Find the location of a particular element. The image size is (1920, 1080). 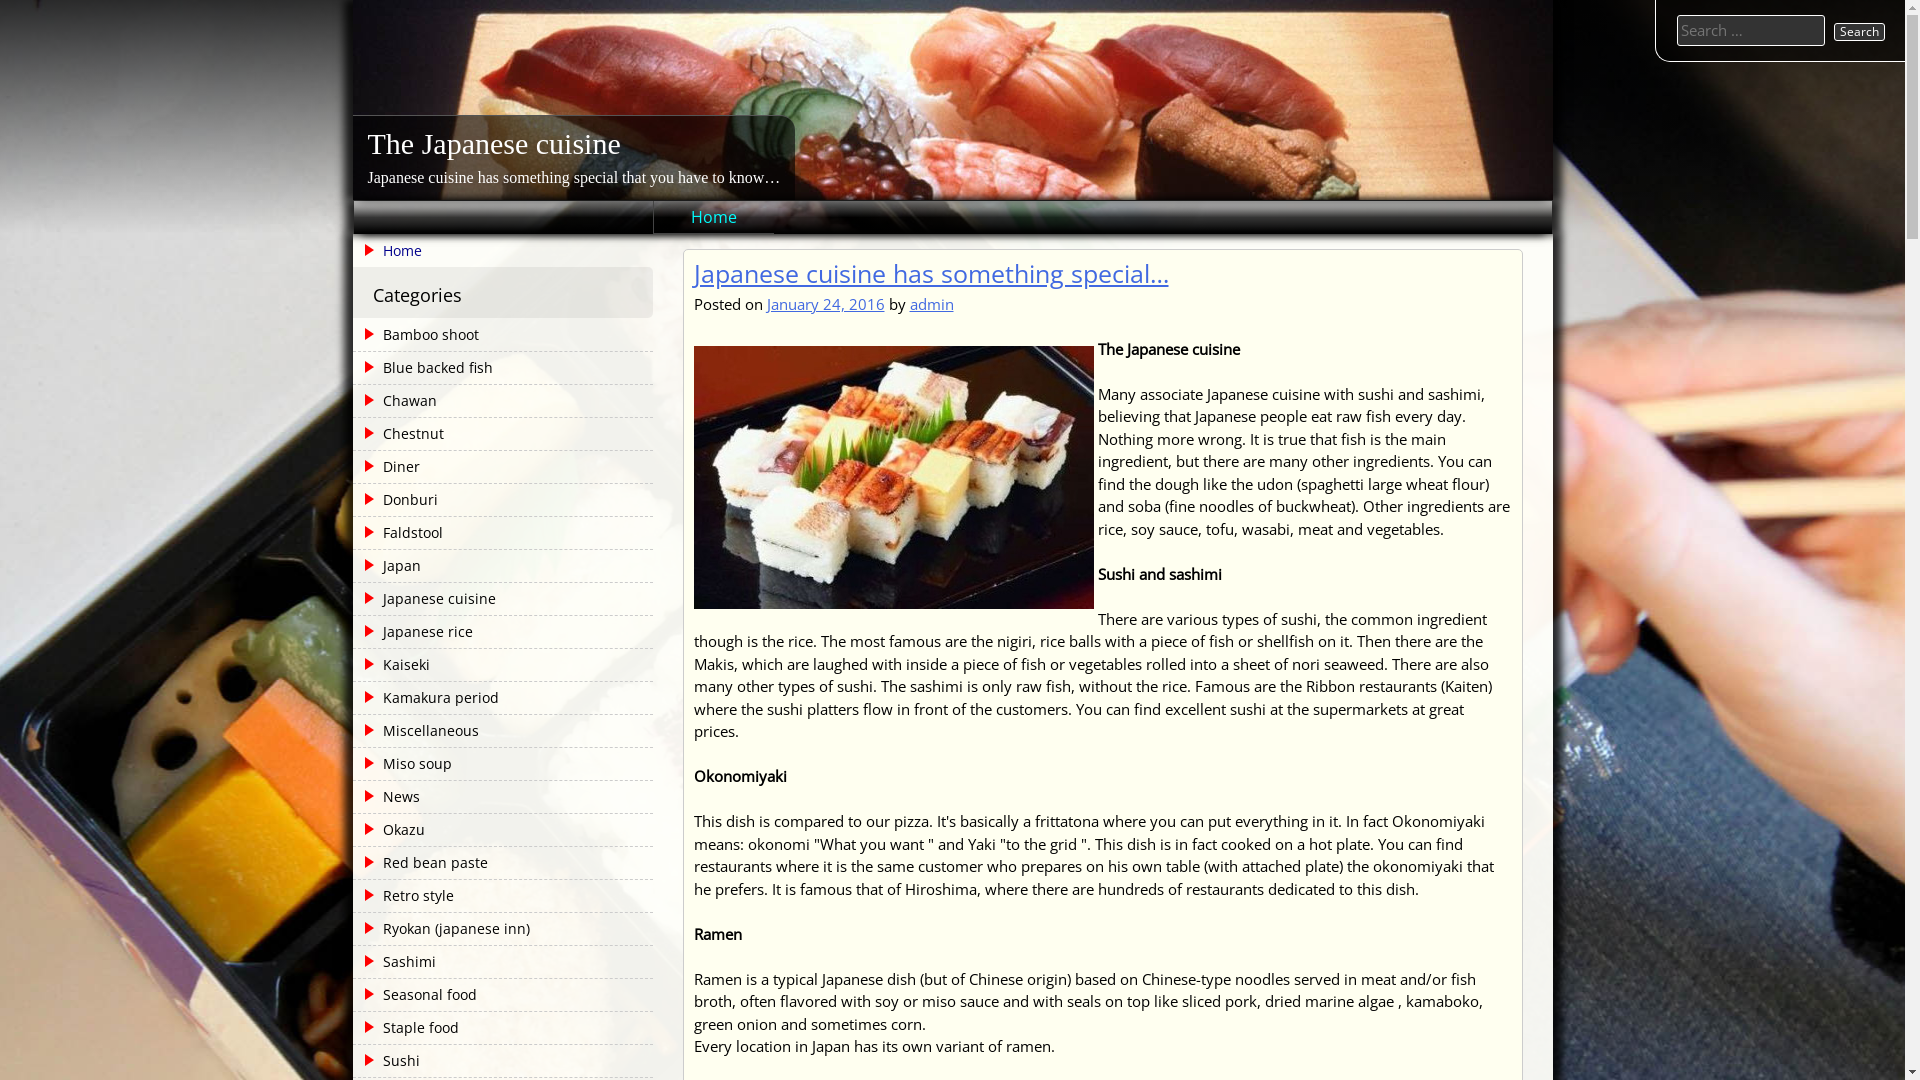

'Faldstool' is located at coordinates (399, 531).